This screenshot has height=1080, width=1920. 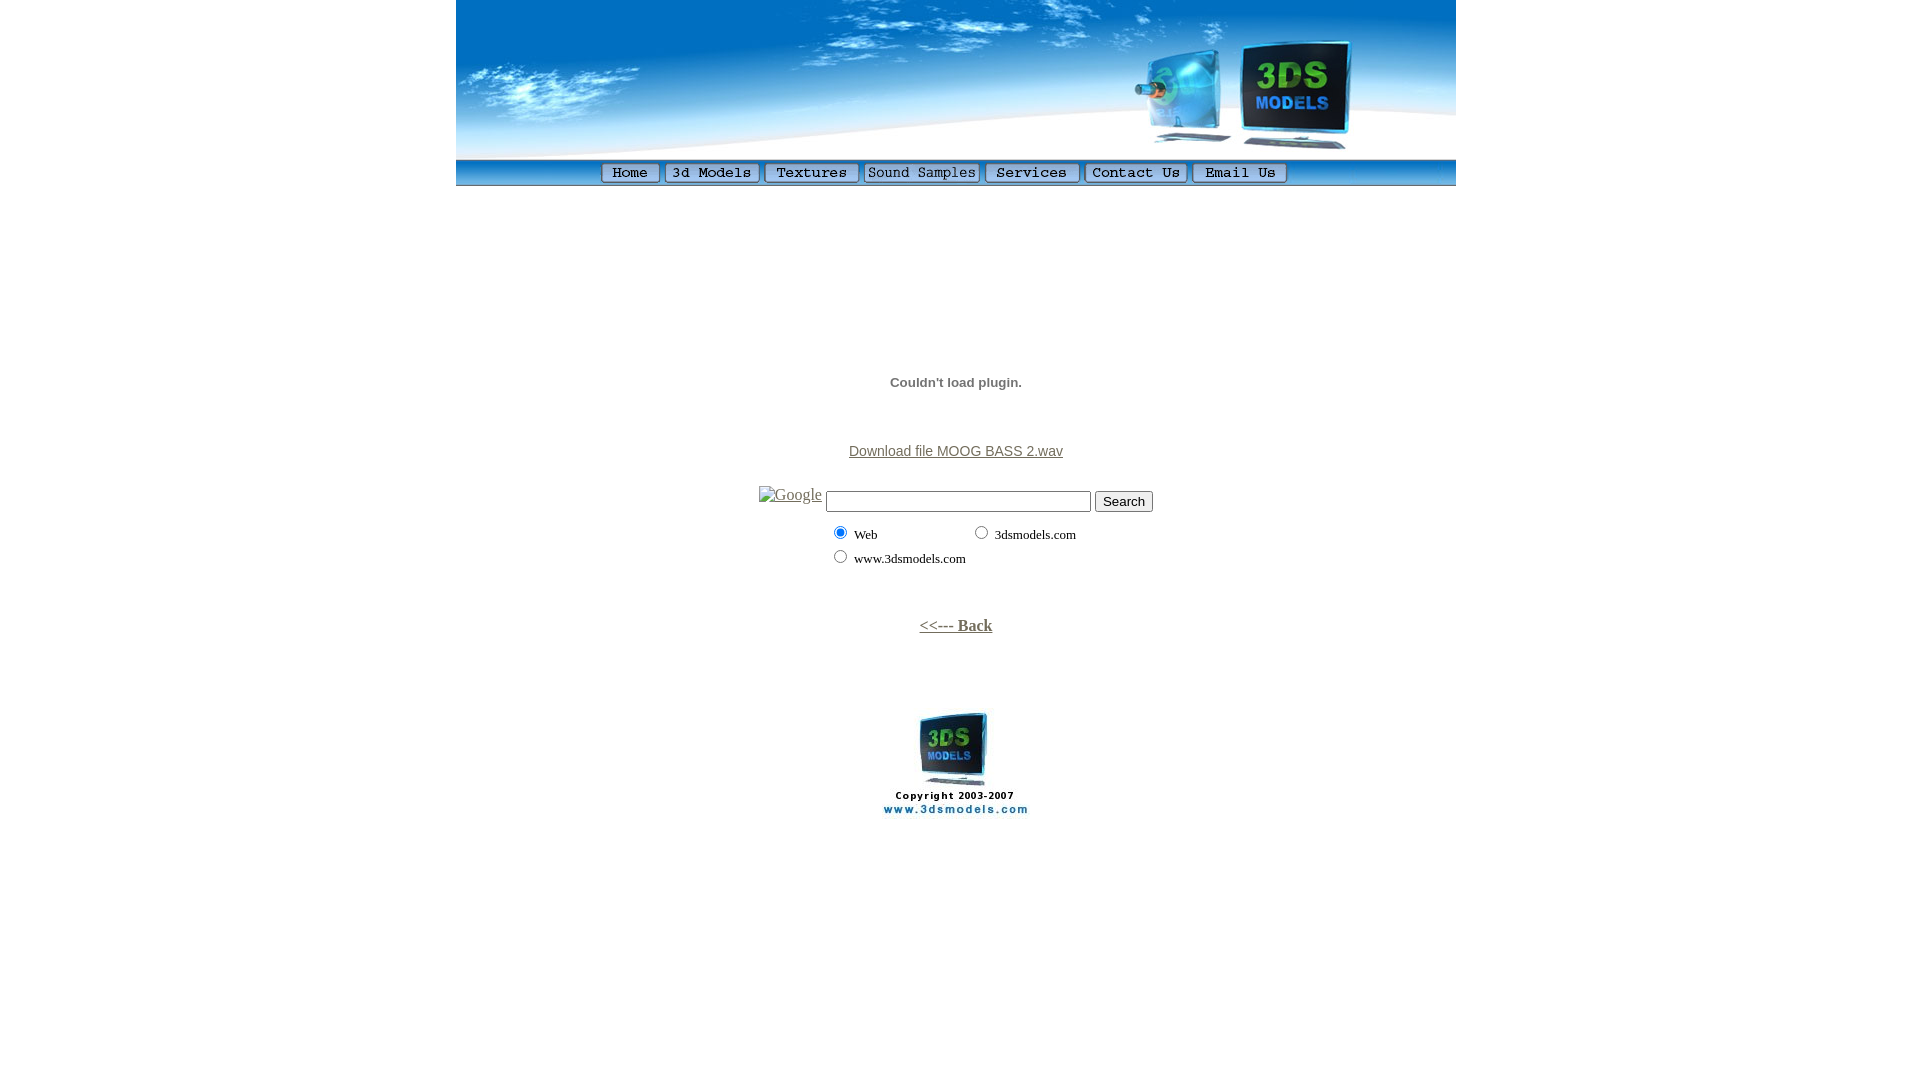 I want to click on 'Advertisement', so click(x=954, y=274).